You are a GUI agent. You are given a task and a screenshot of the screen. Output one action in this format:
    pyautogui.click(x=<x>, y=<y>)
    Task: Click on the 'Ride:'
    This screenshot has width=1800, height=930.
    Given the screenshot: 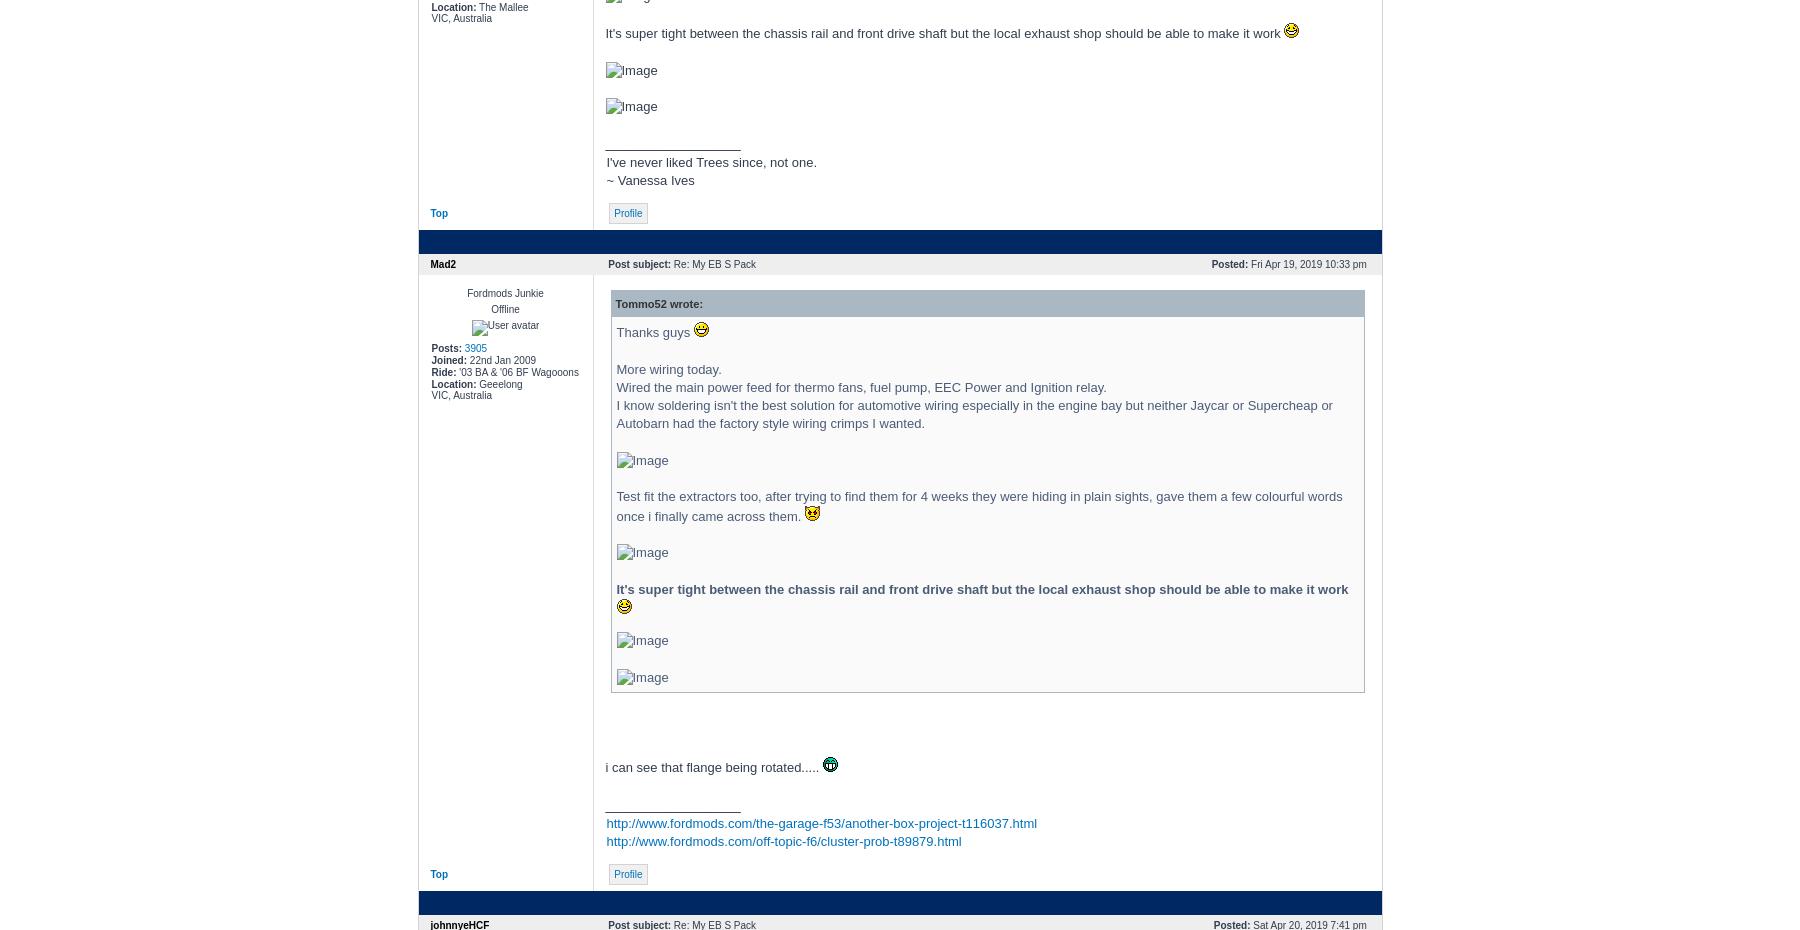 What is the action you would take?
    pyautogui.click(x=443, y=371)
    